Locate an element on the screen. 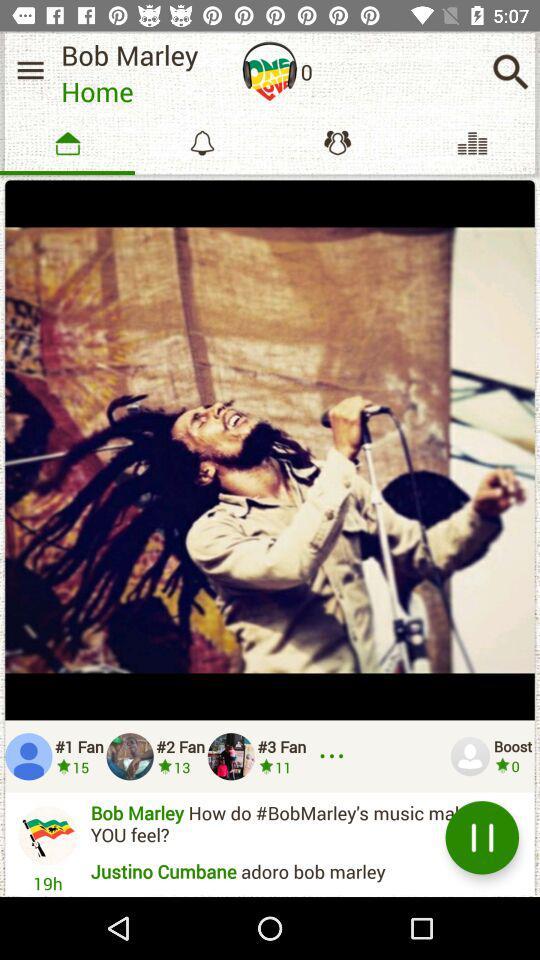 The image size is (540, 960). the pause icon is located at coordinates (481, 837).